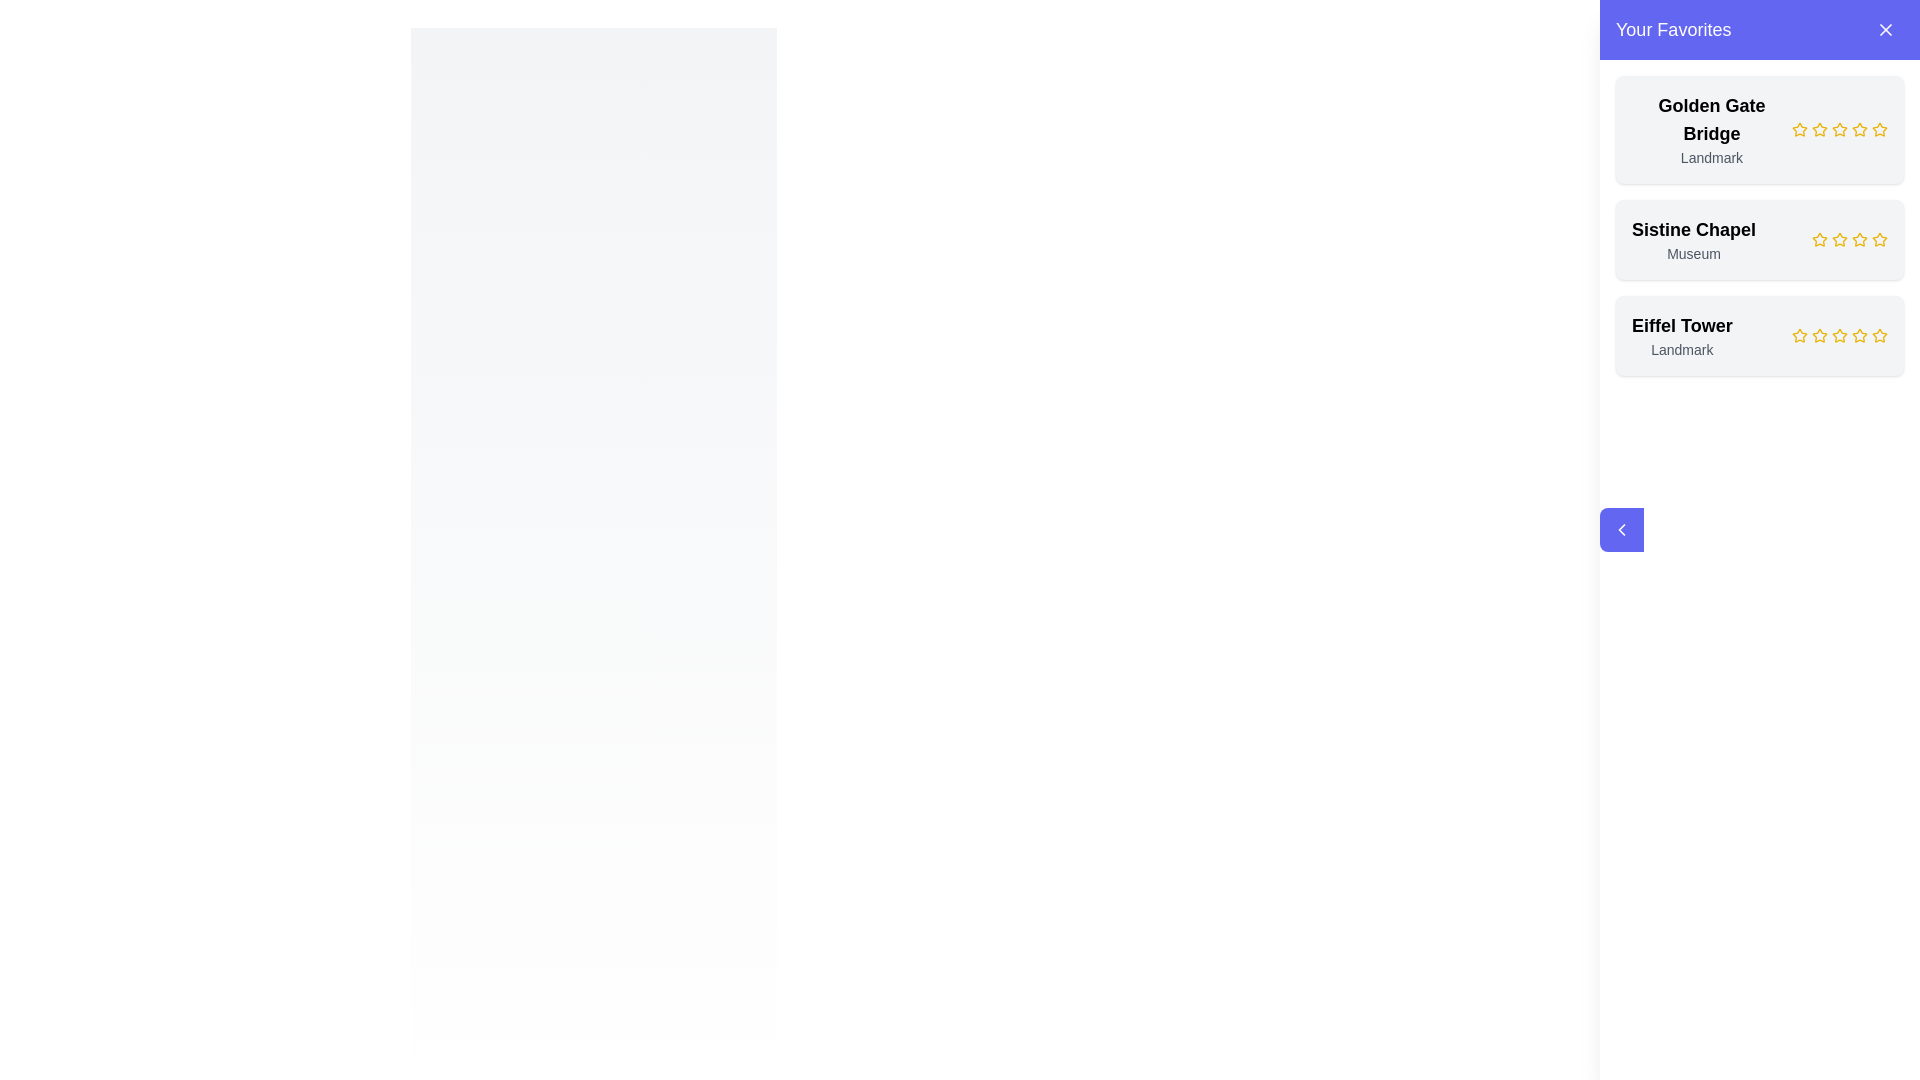  Describe the element at coordinates (1879, 334) in the screenshot. I see `the fifth star icon in the five-star rating system to set a rating for 'Eiffel Tower' in the 'Your Favorites' panel` at that location.